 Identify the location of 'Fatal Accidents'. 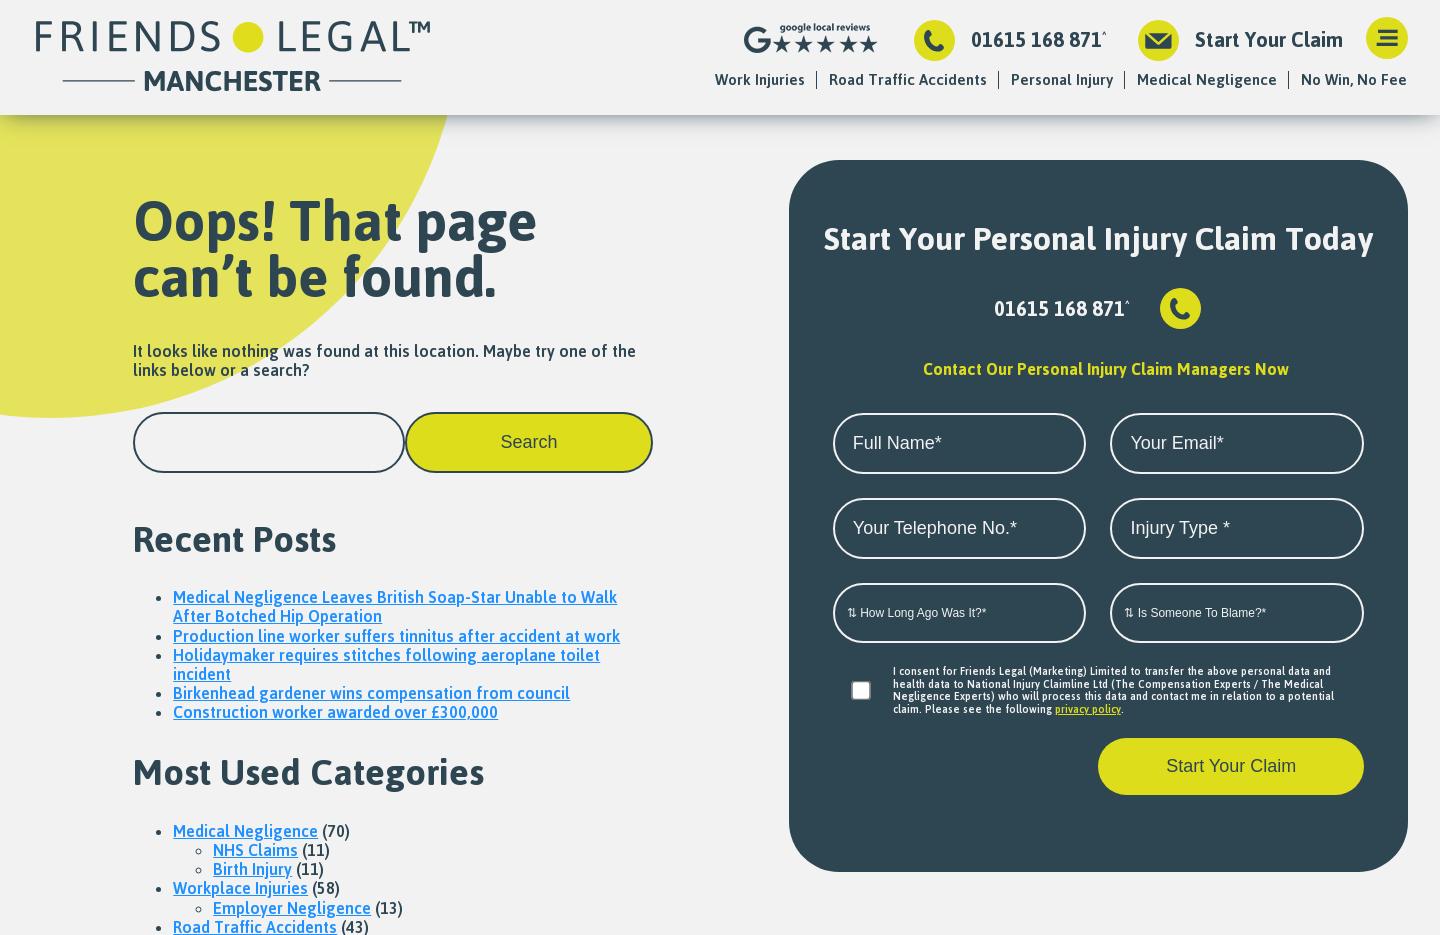
(1042, 116).